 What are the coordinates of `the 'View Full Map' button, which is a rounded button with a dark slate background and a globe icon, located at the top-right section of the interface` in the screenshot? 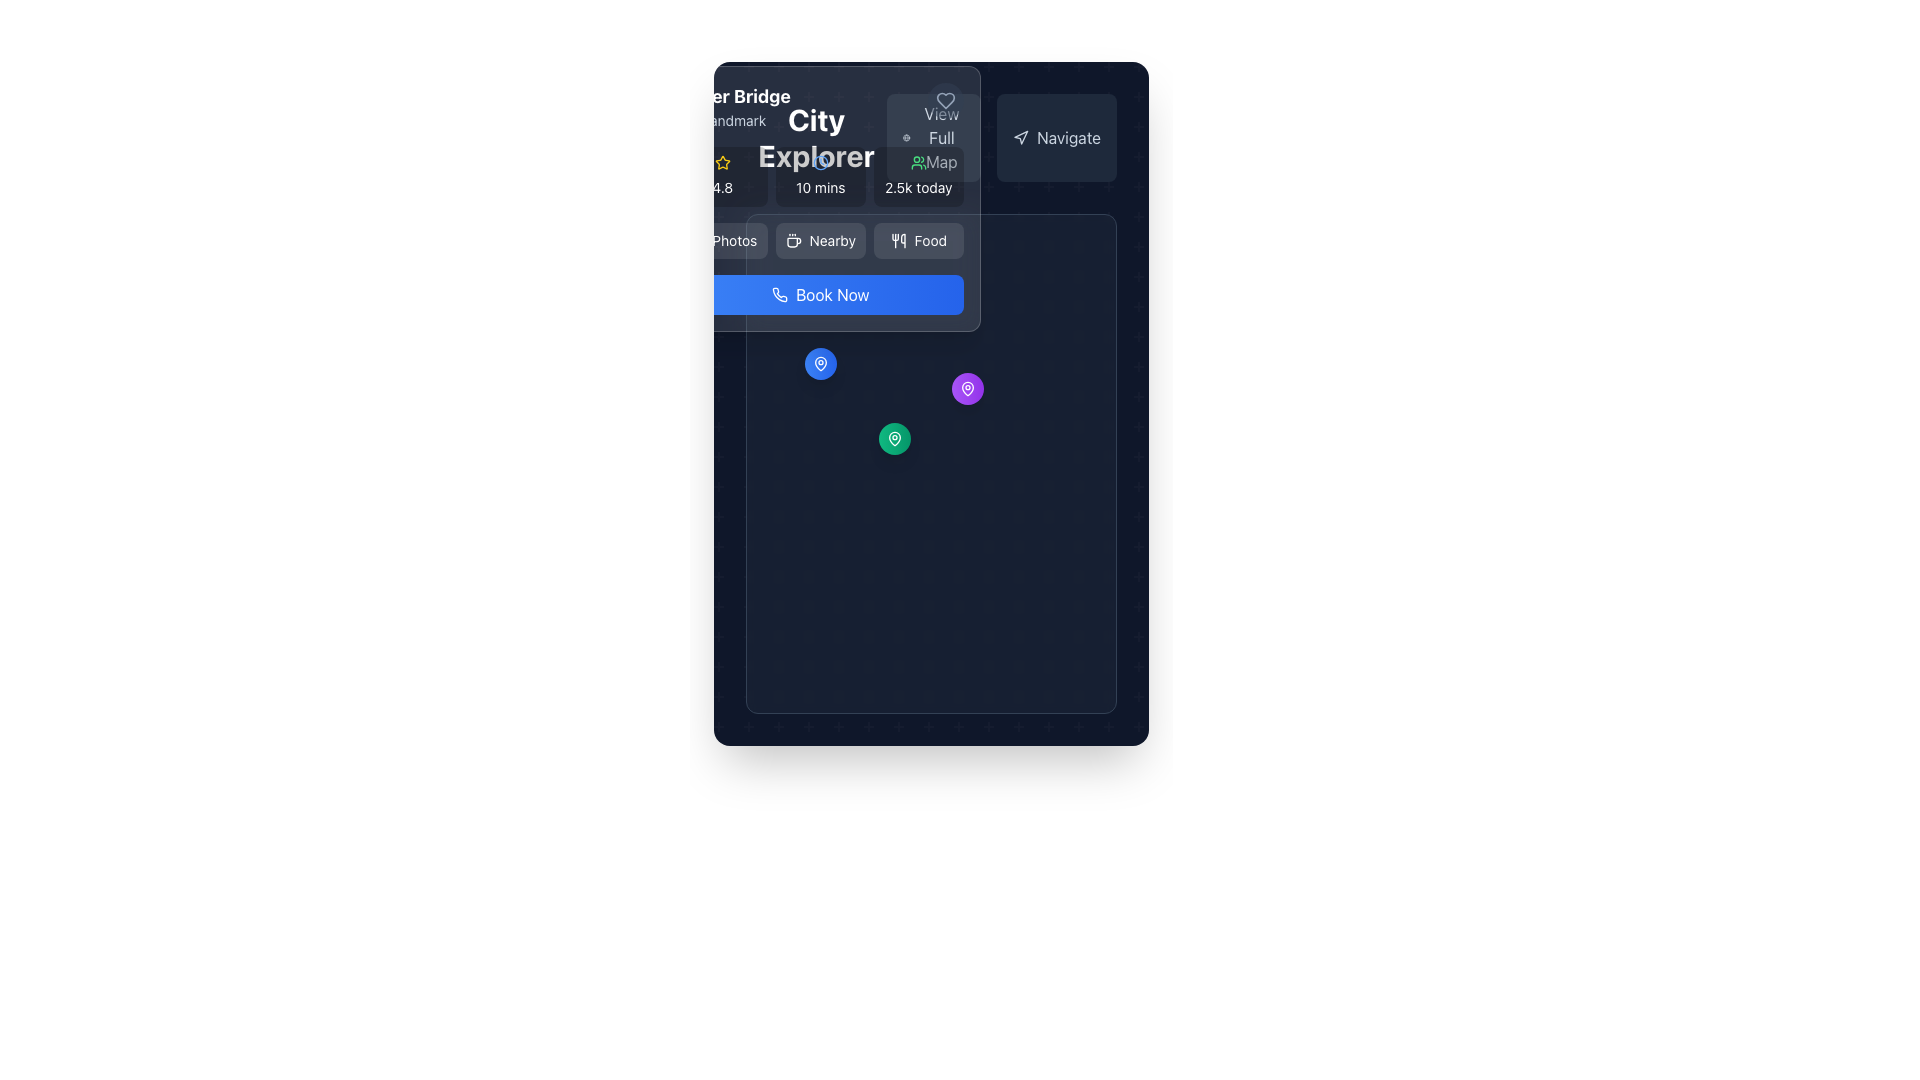 It's located at (933, 137).